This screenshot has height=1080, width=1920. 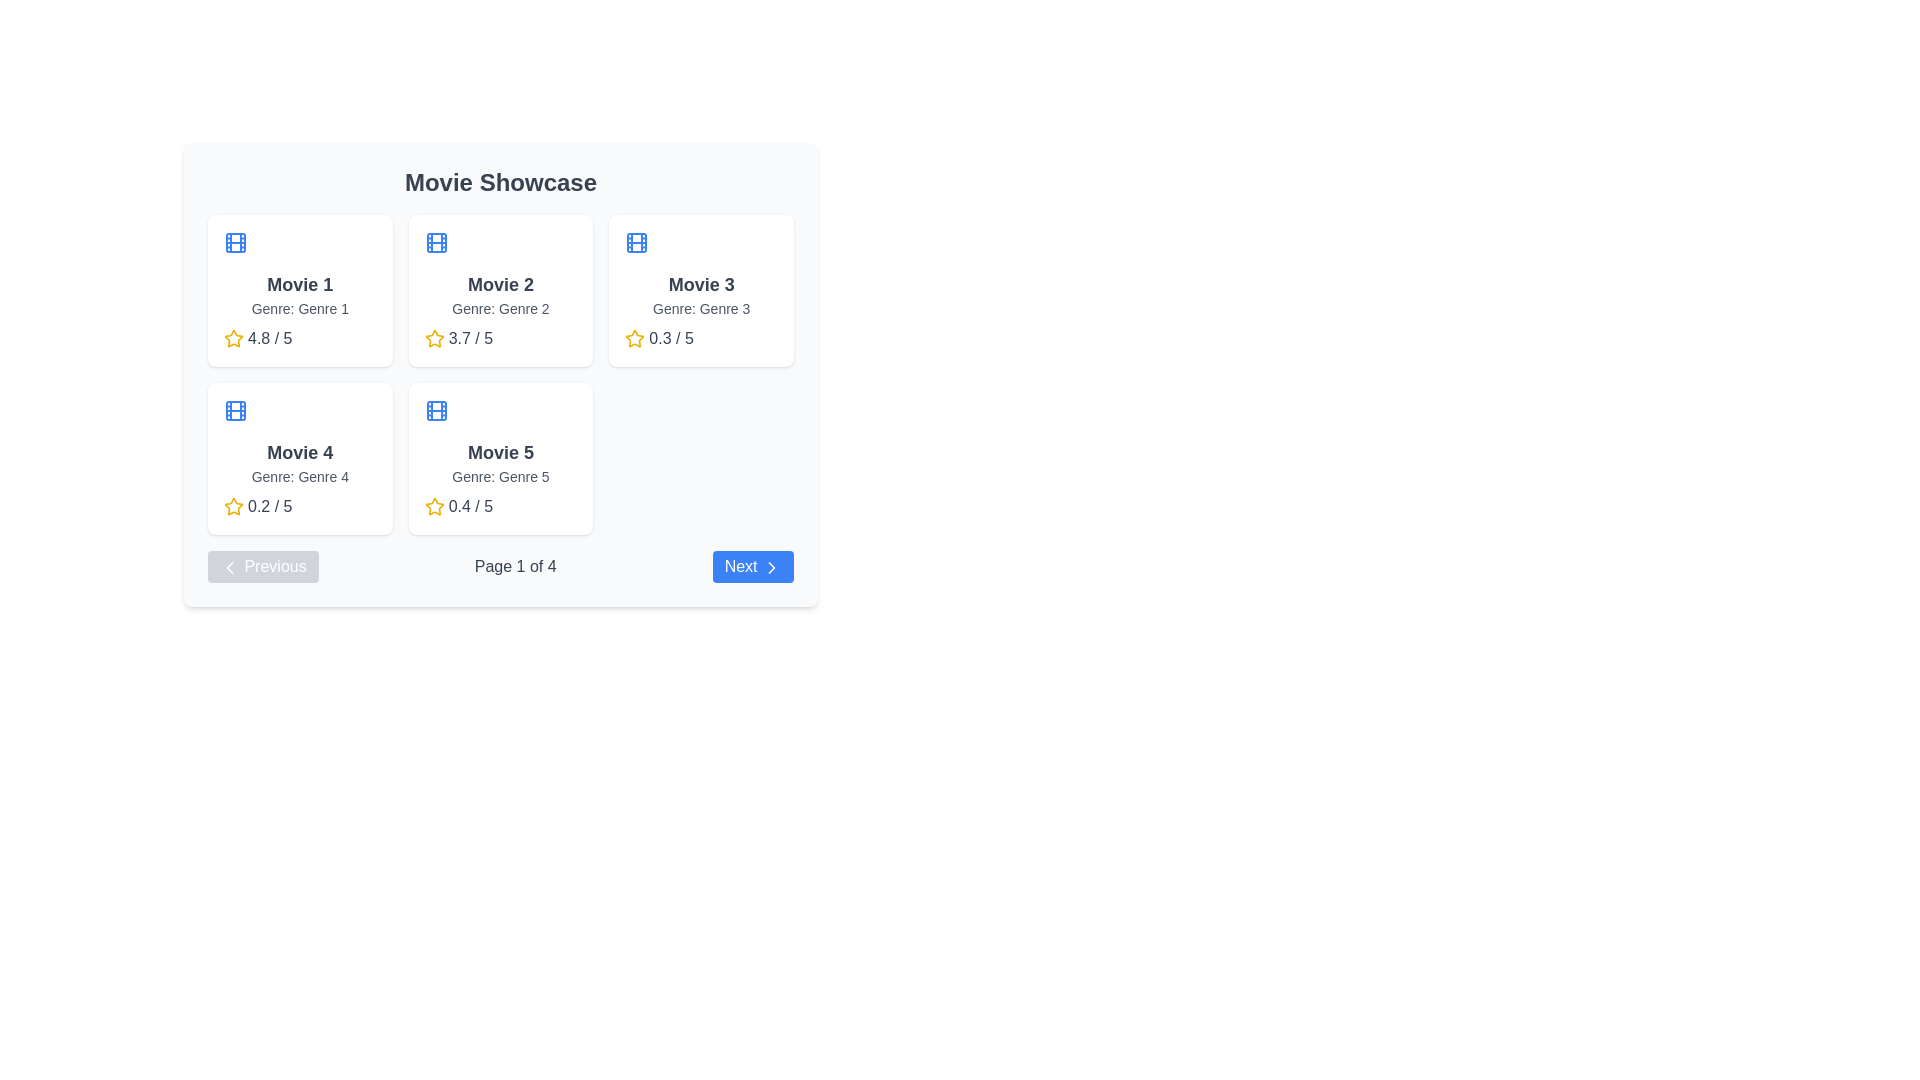 I want to click on the text label displaying 'Genre: Genre 1' located beneath the title 'Movie 1' in the first card of the movie list, so click(x=299, y=308).